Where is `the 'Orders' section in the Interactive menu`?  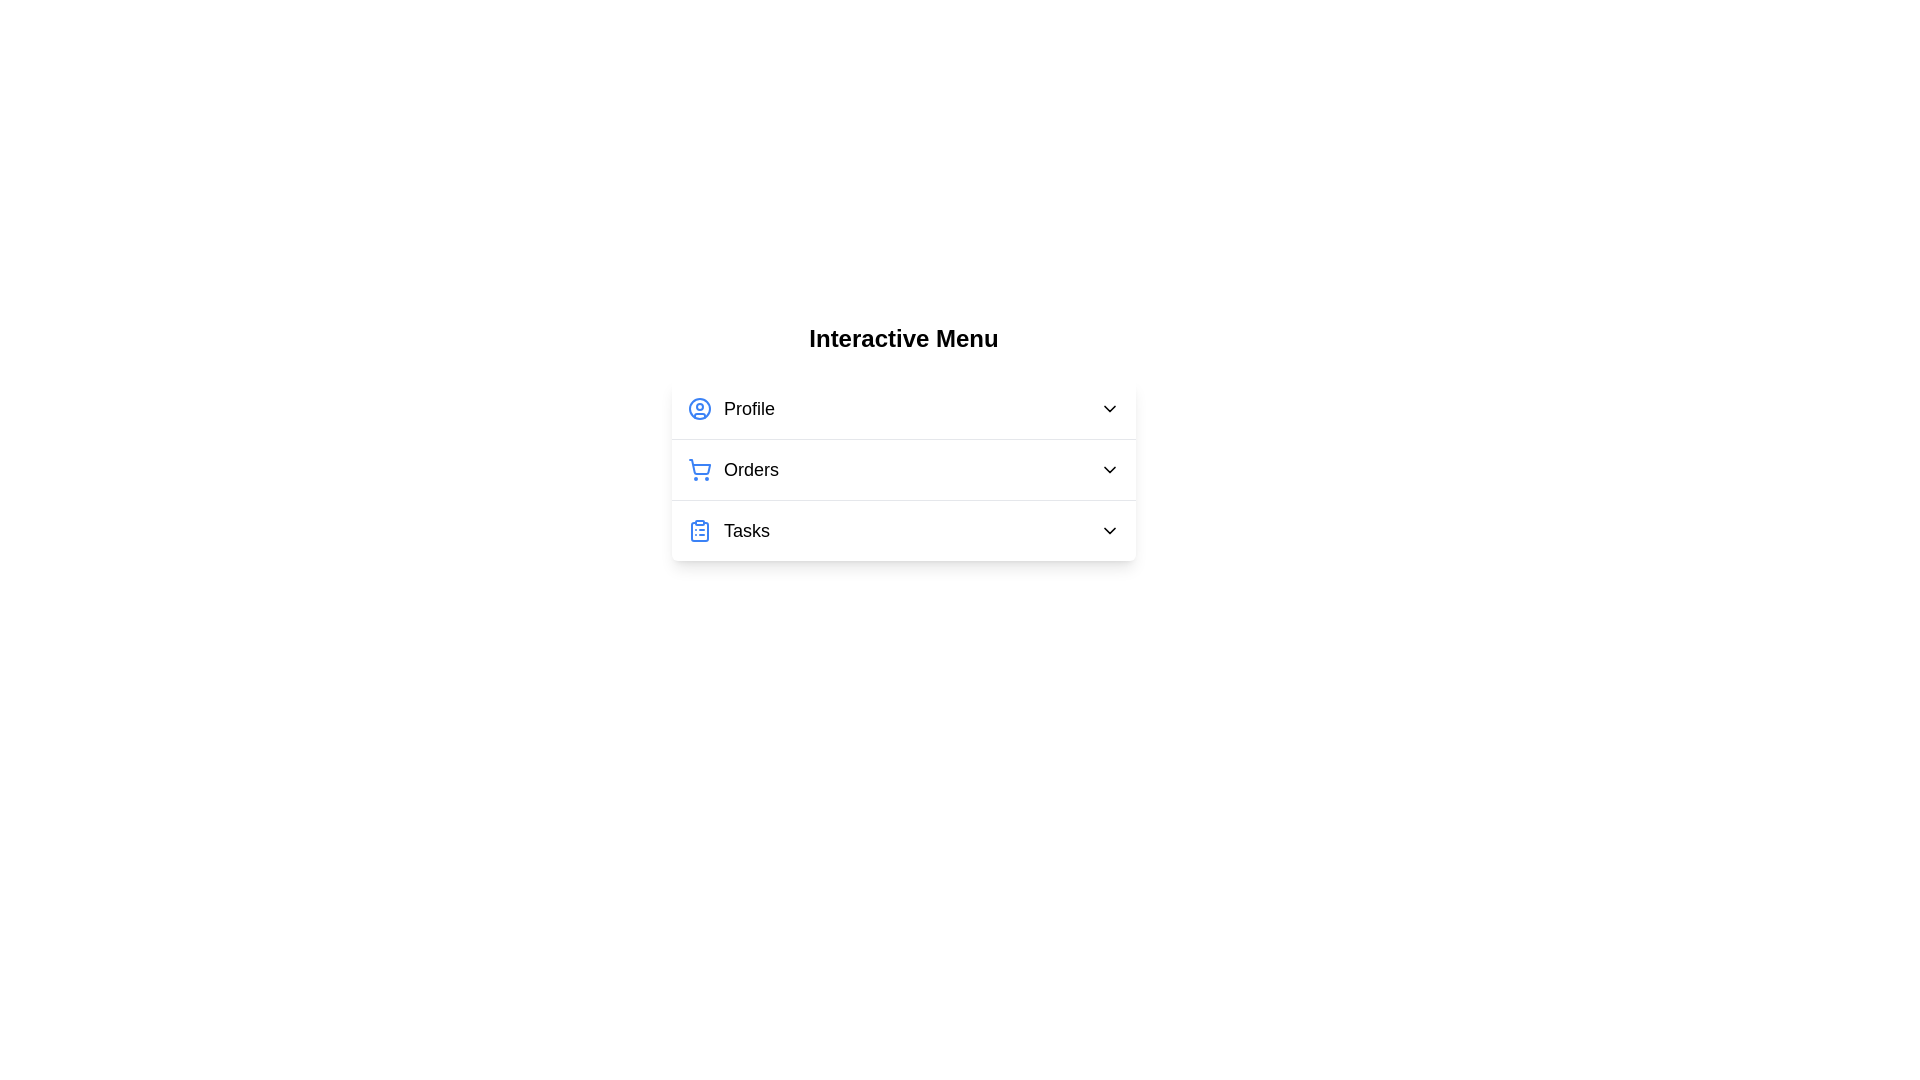 the 'Orders' section in the Interactive menu is located at coordinates (902, 470).